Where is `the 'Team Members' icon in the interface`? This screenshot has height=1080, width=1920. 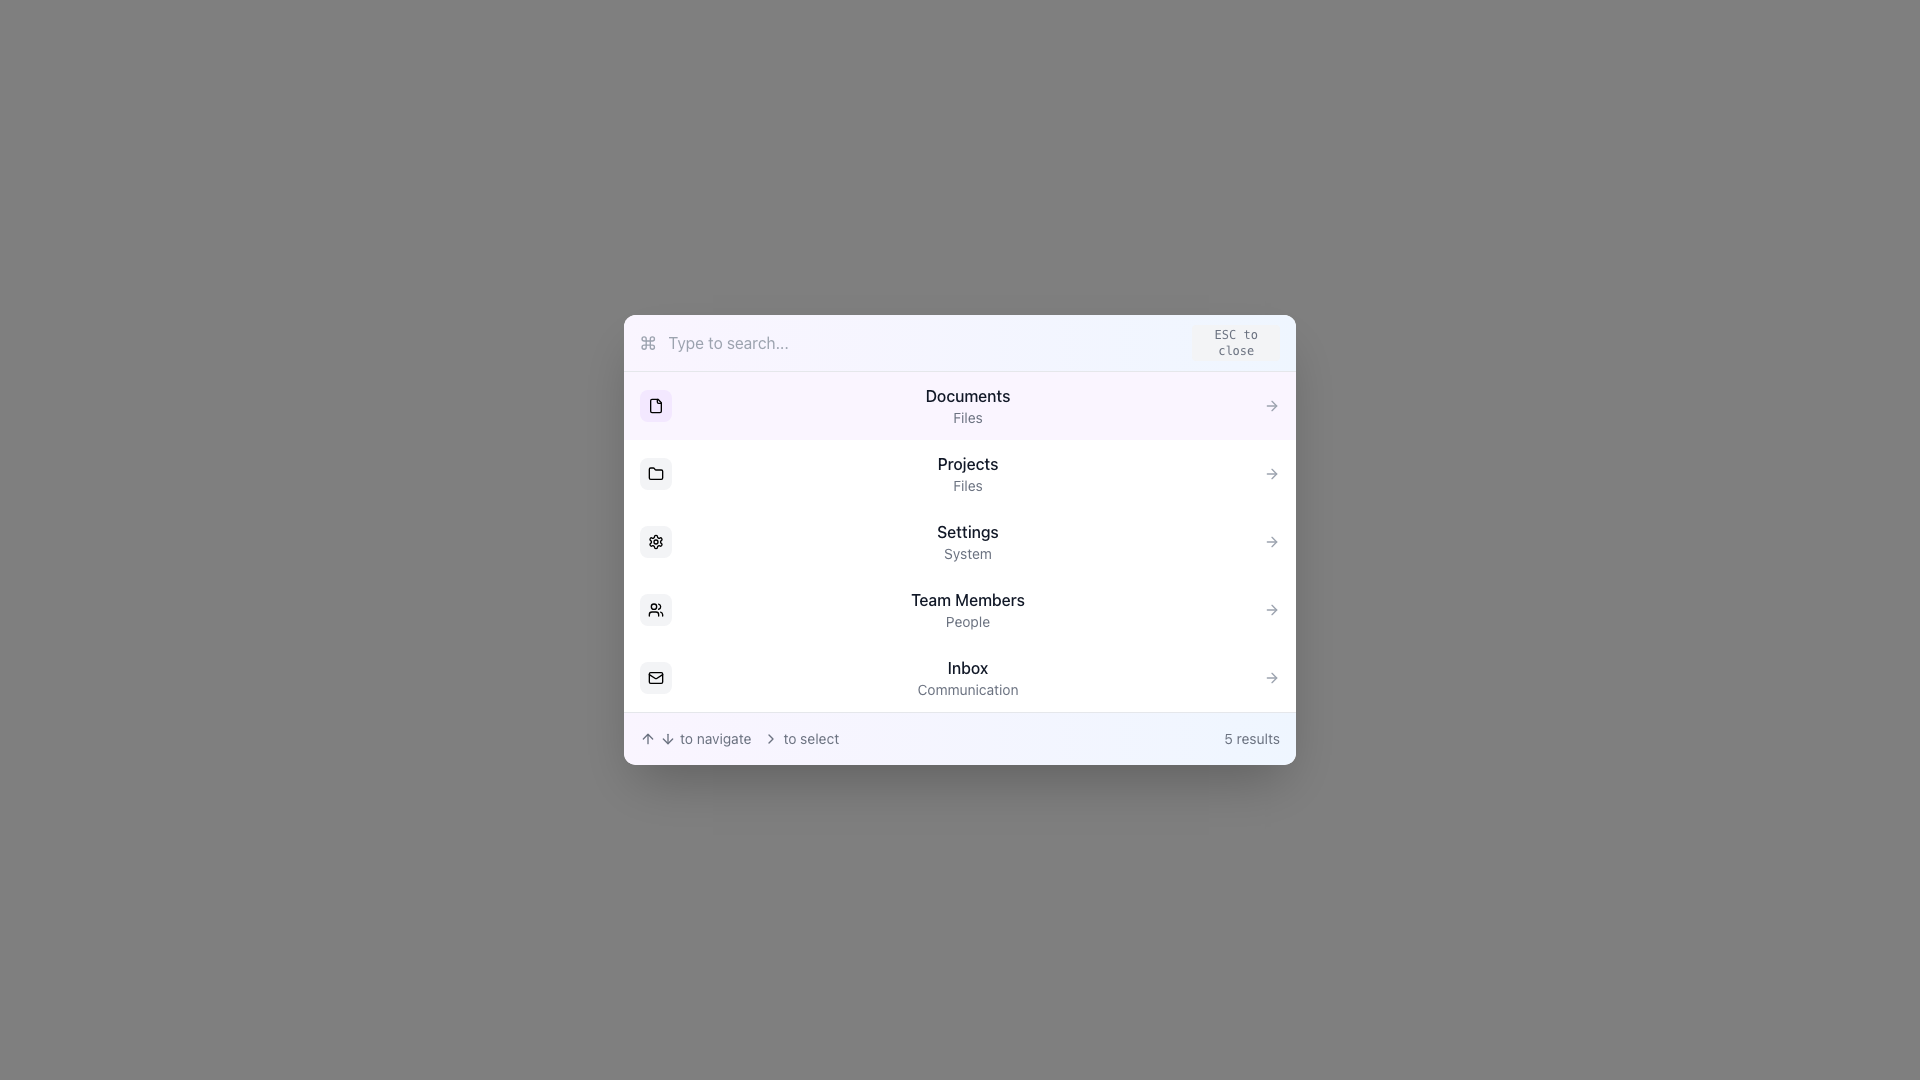
the 'Team Members' icon in the interface is located at coordinates (656, 608).